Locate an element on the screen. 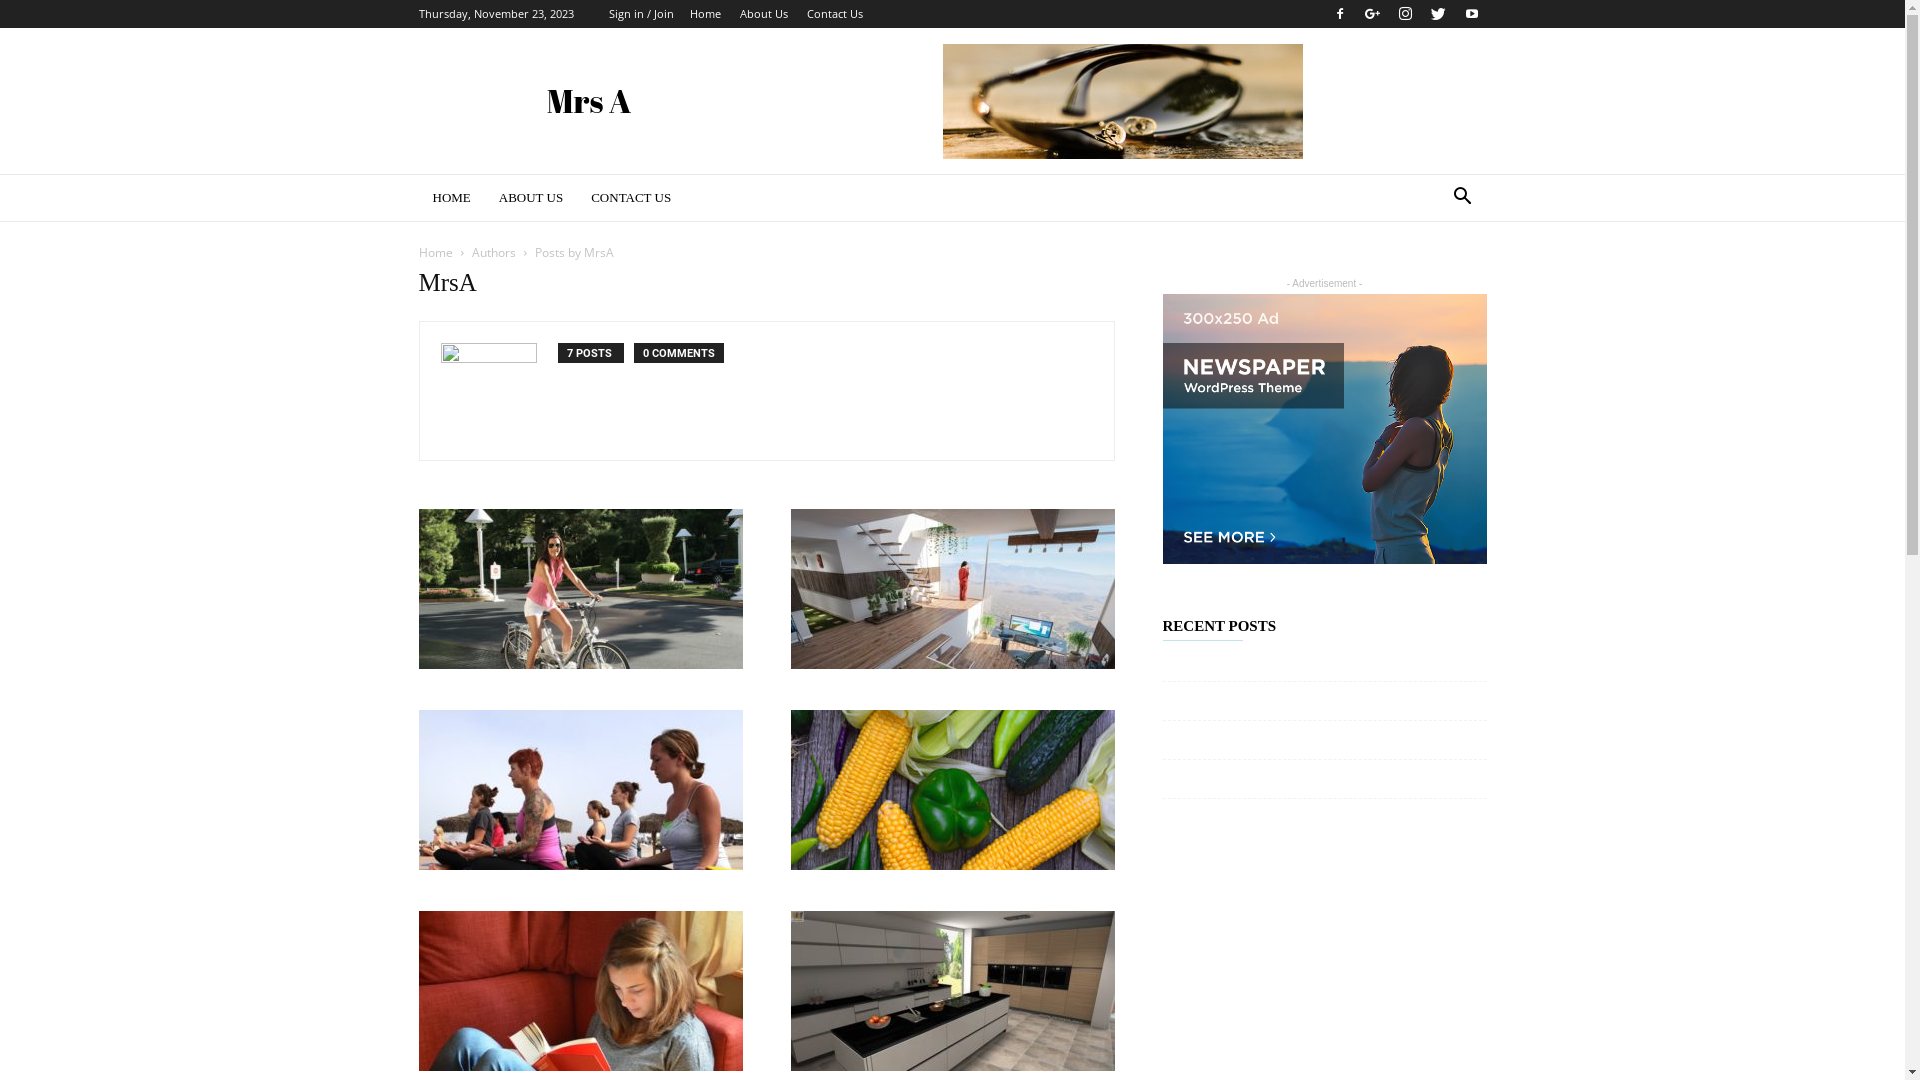 The image size is (1920, 1080). 'Google+' is located at coordinates (1358, 14).